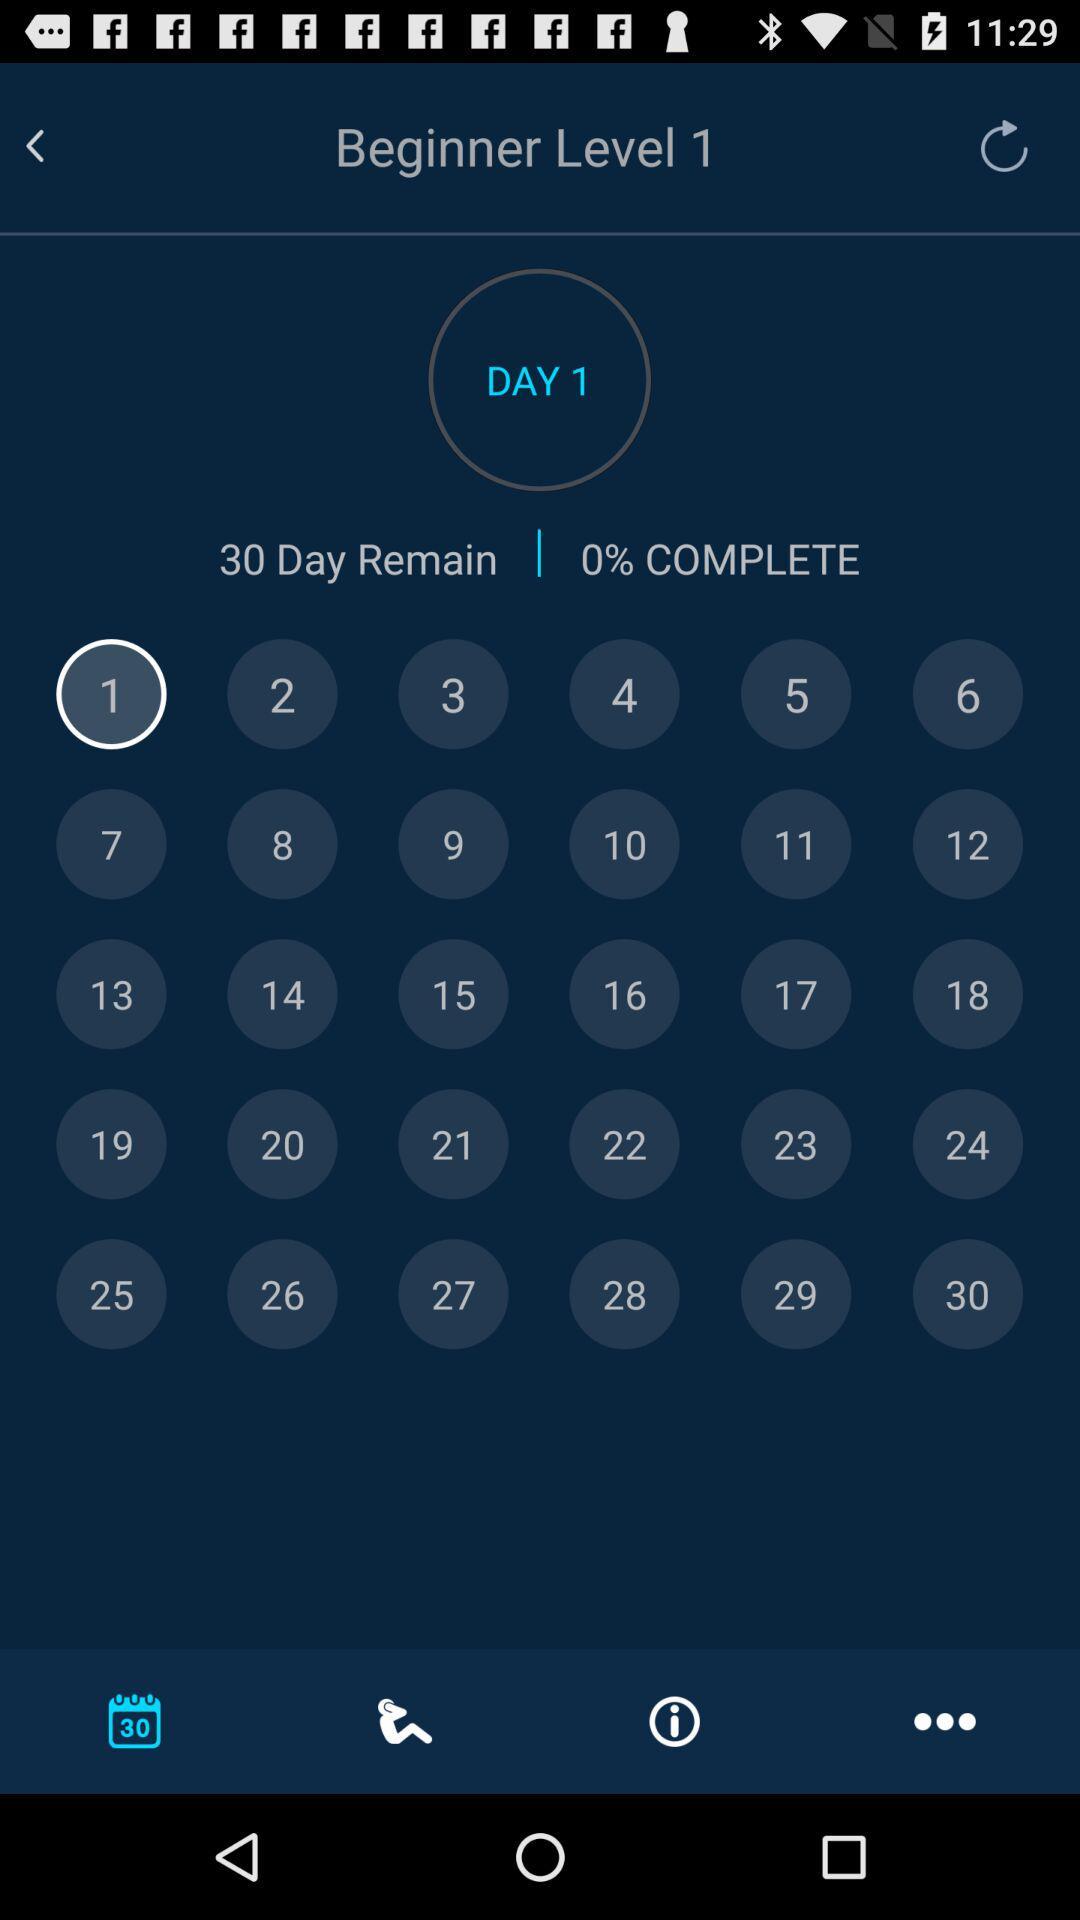 This screenshot has width=1080, height=1920. I want to click on the skip_next icon, so click(282, 1223).